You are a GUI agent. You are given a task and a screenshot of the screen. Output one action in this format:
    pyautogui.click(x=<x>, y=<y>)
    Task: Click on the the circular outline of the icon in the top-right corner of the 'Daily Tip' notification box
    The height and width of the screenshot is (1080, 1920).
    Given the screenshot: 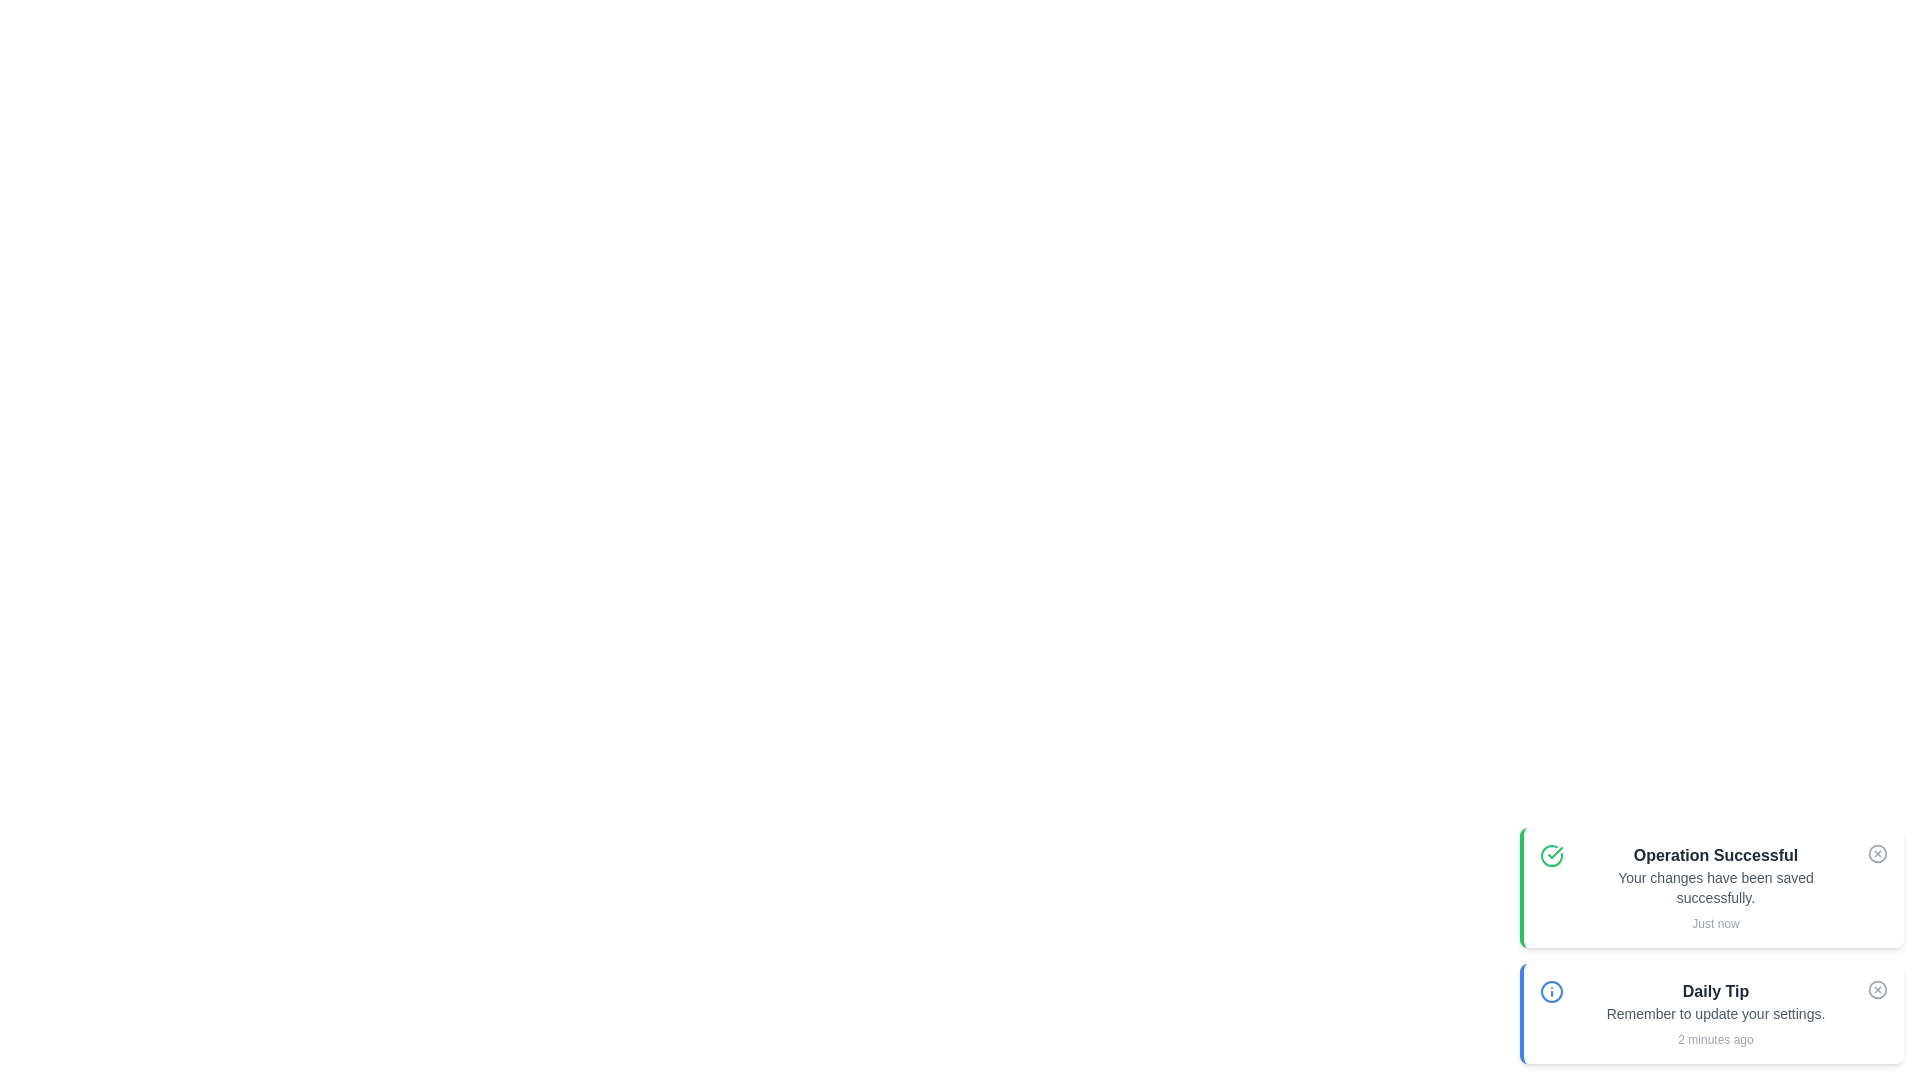 What is the action you would take?
    pyautogui.click(x=1876, y=990)
    